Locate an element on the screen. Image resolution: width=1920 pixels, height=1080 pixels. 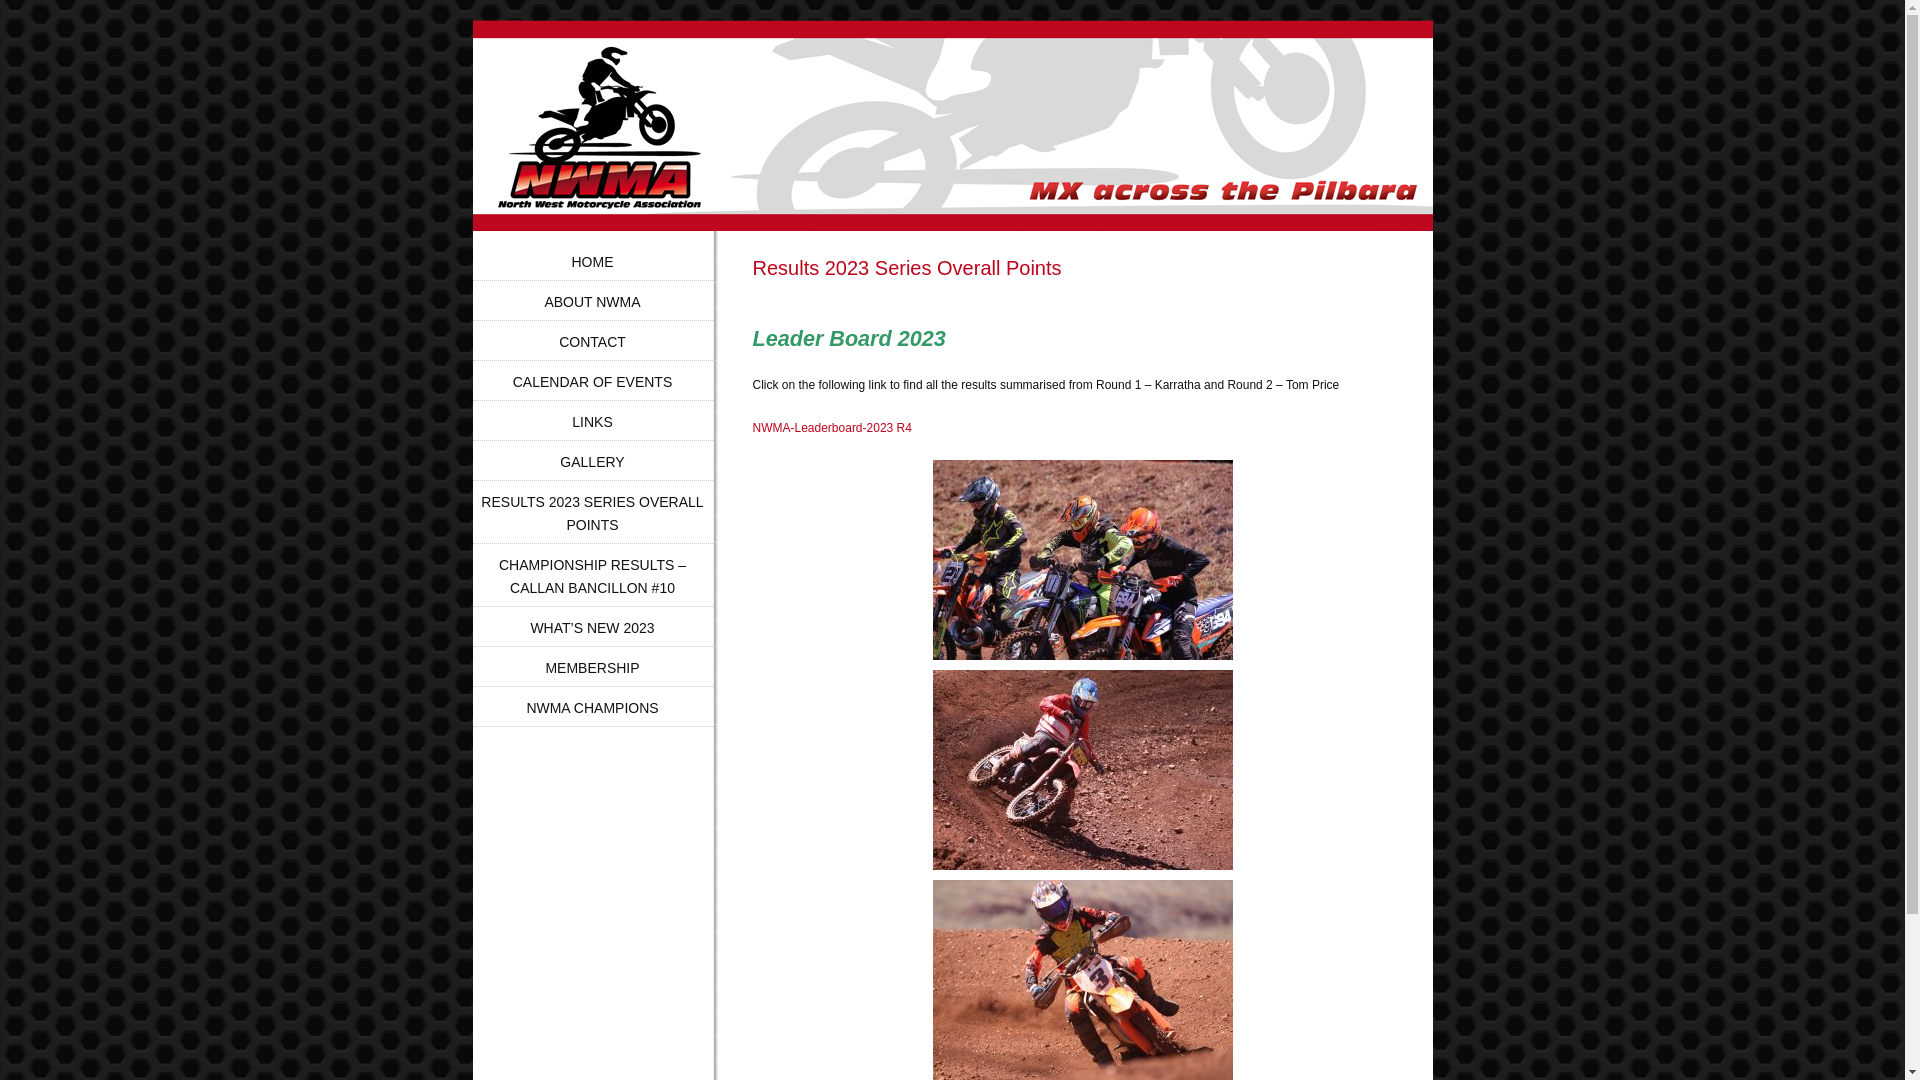
'NWMA-Leaderboard-2023 R4' is located at coordinates (831, 427).